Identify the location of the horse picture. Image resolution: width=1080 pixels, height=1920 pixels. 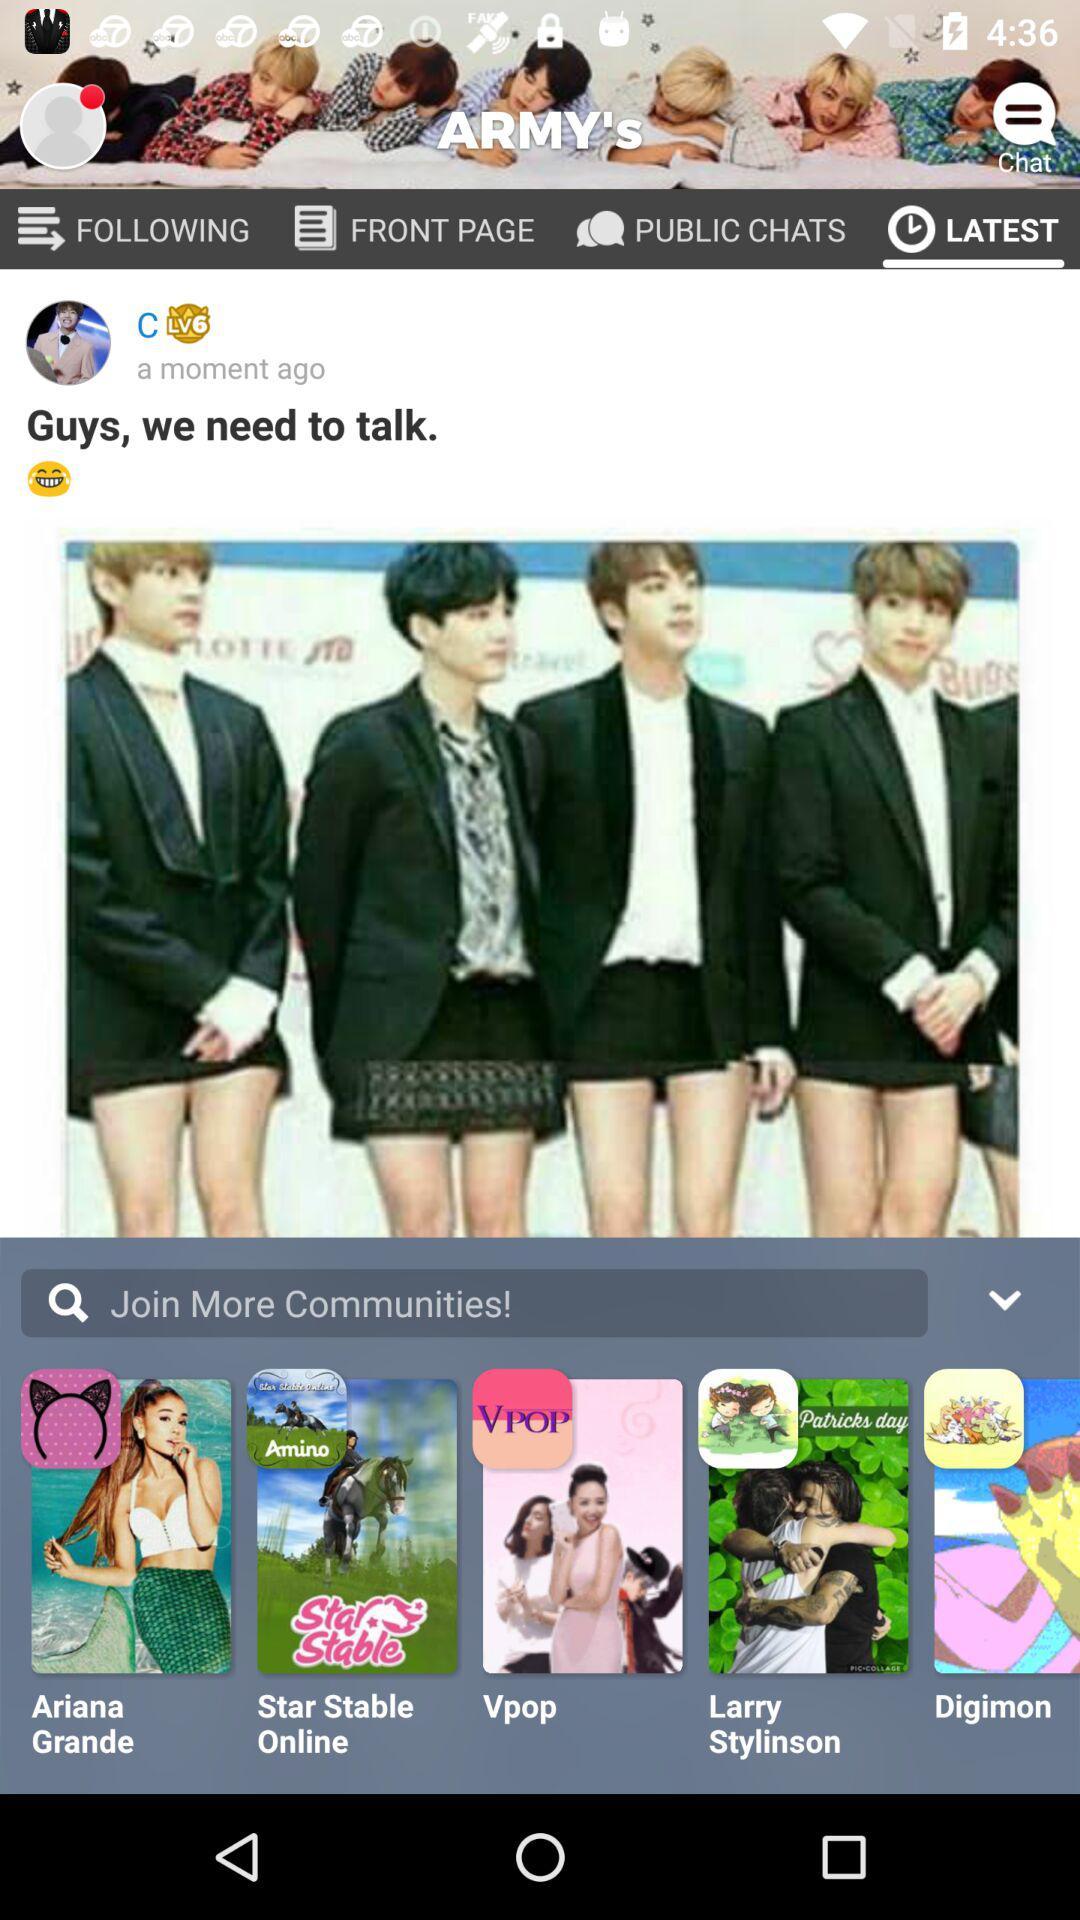
(358, 1525).